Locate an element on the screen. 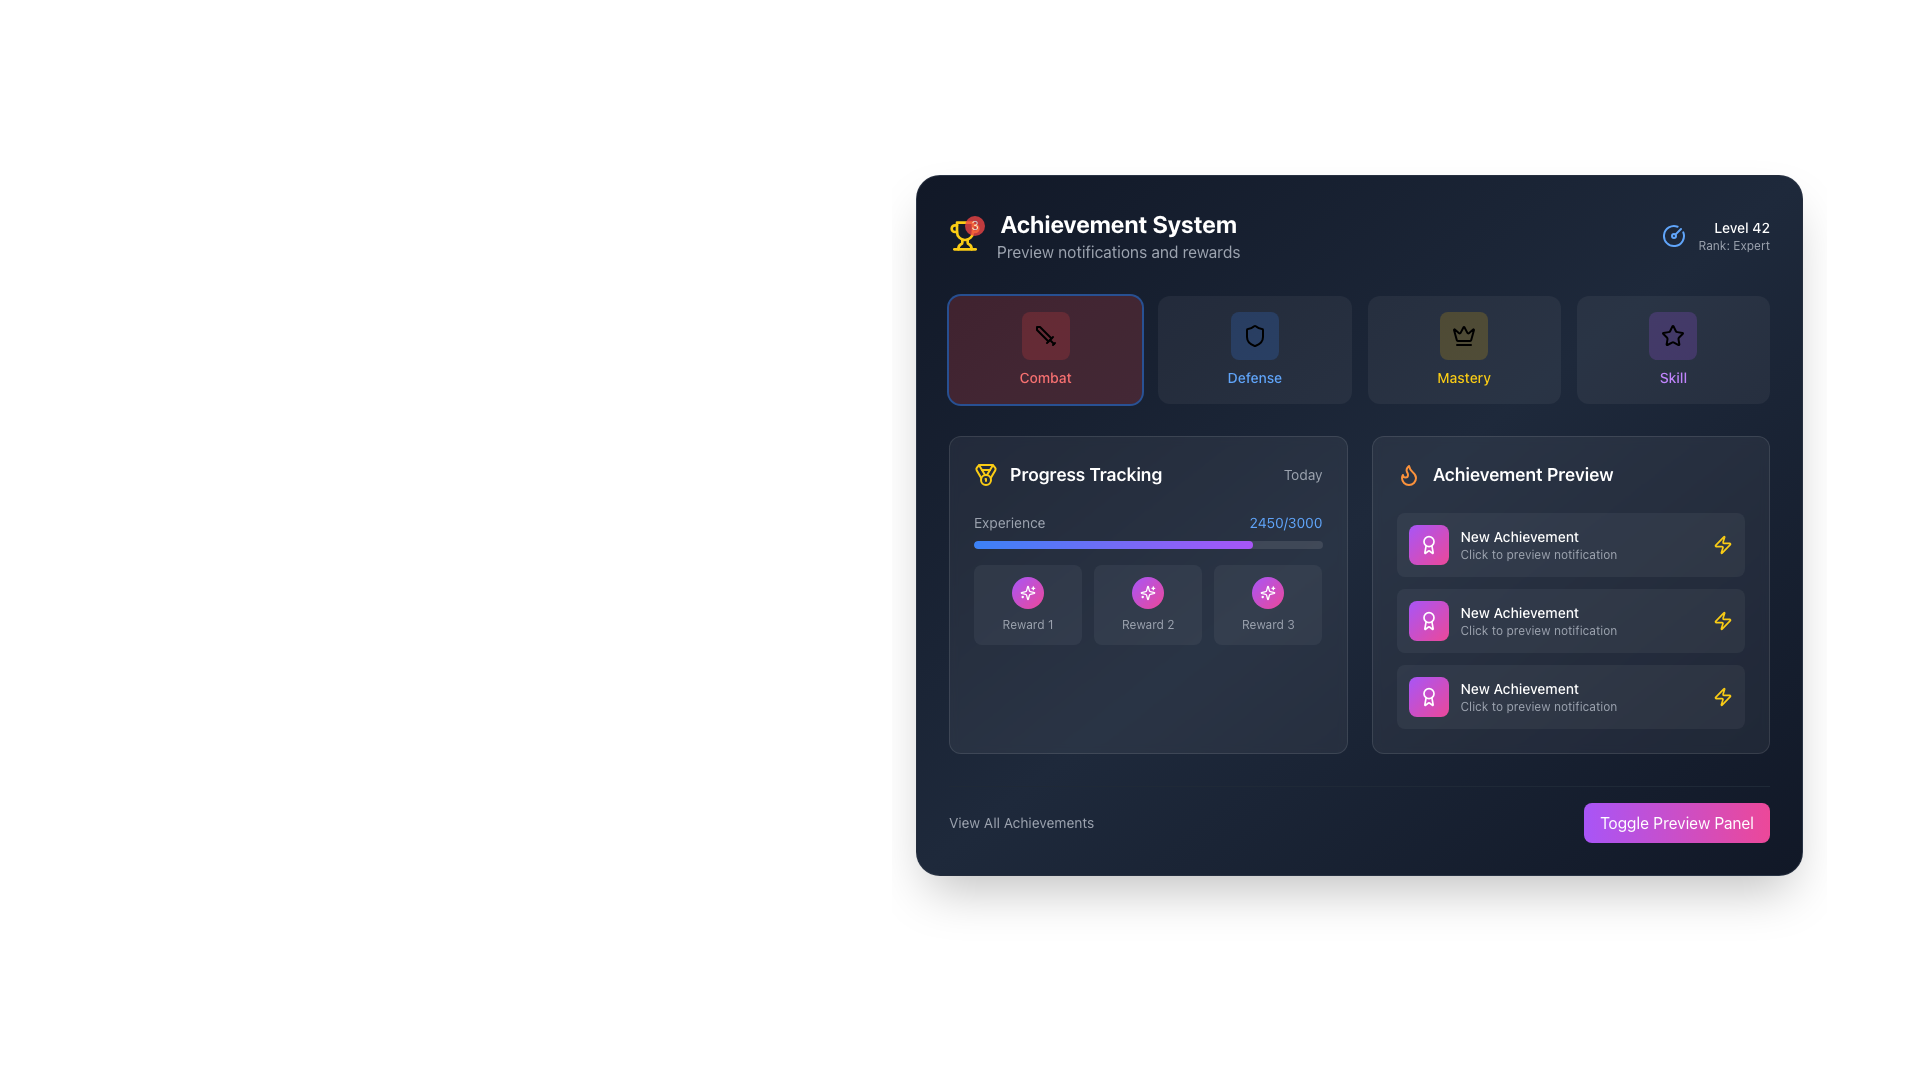 This screenshot has width=1920, height=1080. the label indicating the title or description for the second reward in the Progress Tracking section, which is centrally positioned between 'Reward 1' and 'Reward 3' is located at coordinates (1148, 623).